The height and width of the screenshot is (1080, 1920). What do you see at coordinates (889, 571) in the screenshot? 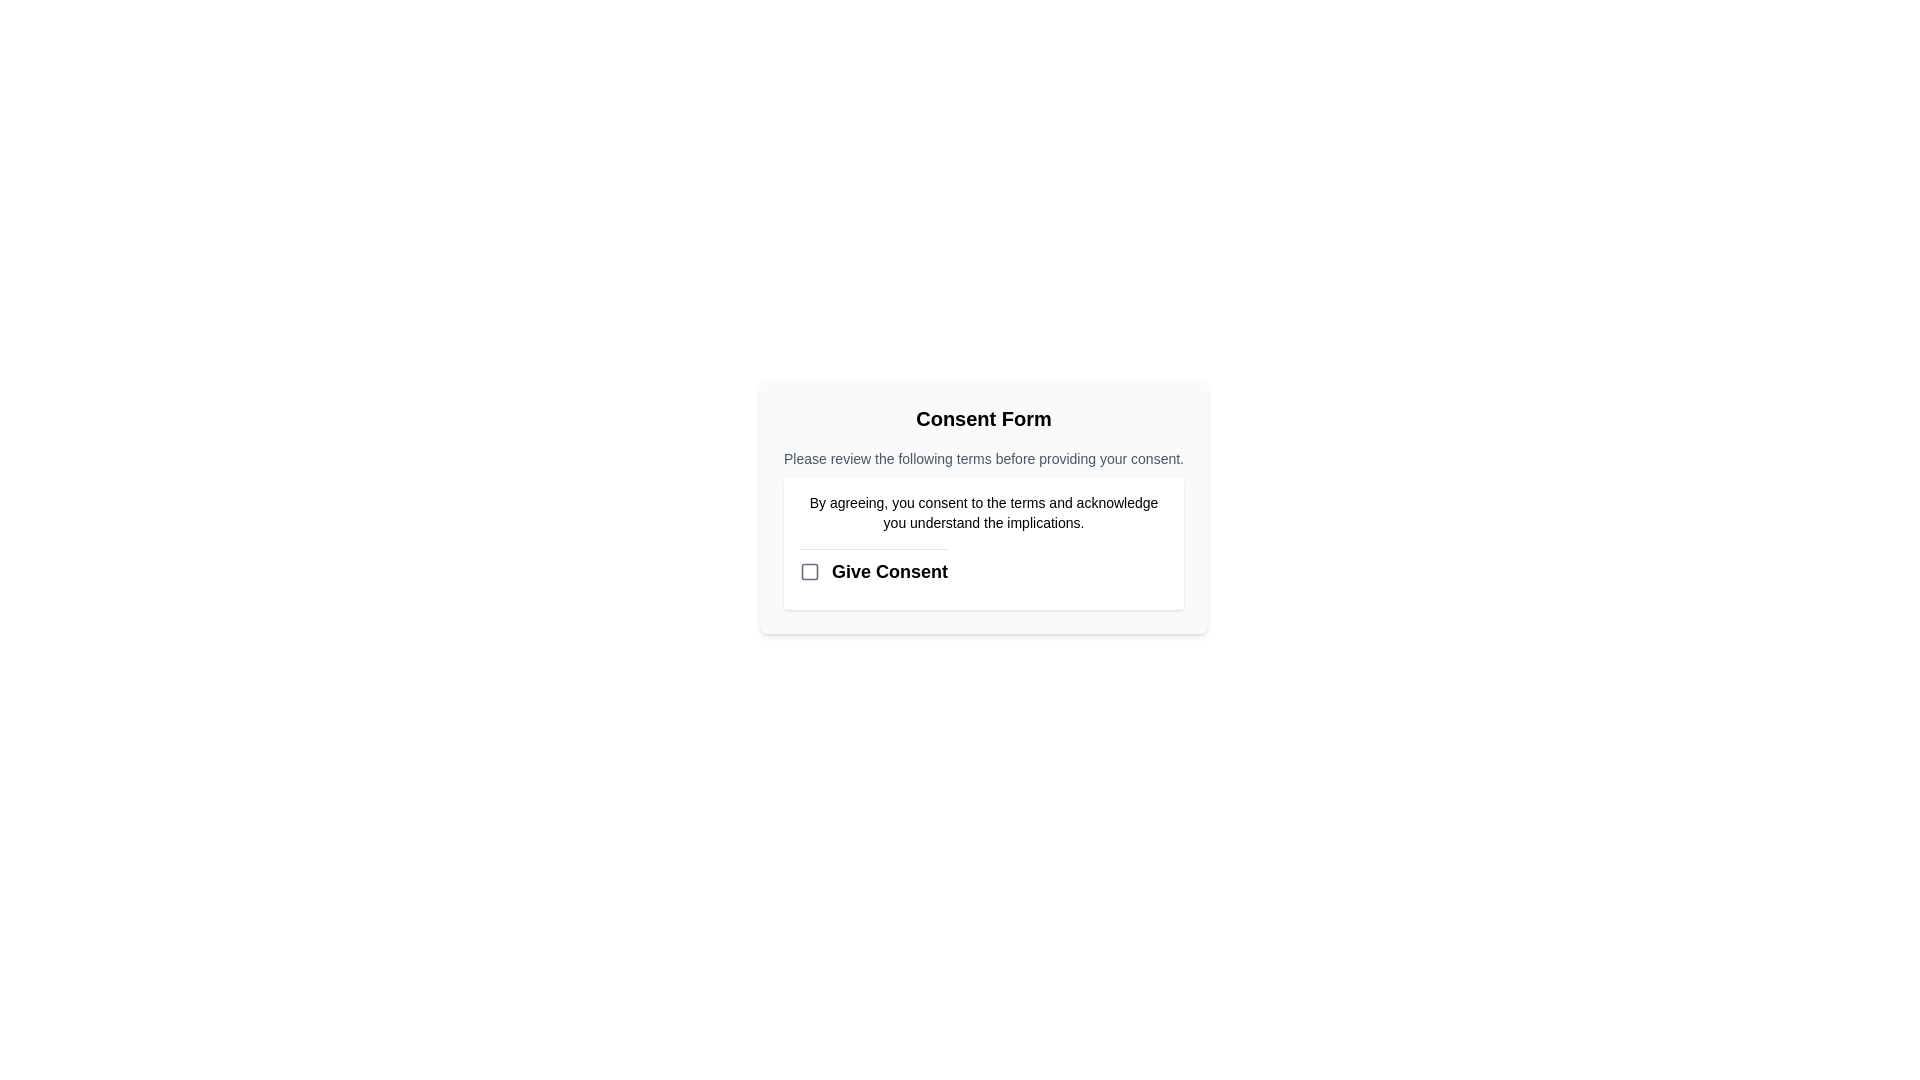
I see `the informational label indicating the action of the checkbox to its left, which suggests that checking the box signifies giving consent` at bounding box center [889, 571].